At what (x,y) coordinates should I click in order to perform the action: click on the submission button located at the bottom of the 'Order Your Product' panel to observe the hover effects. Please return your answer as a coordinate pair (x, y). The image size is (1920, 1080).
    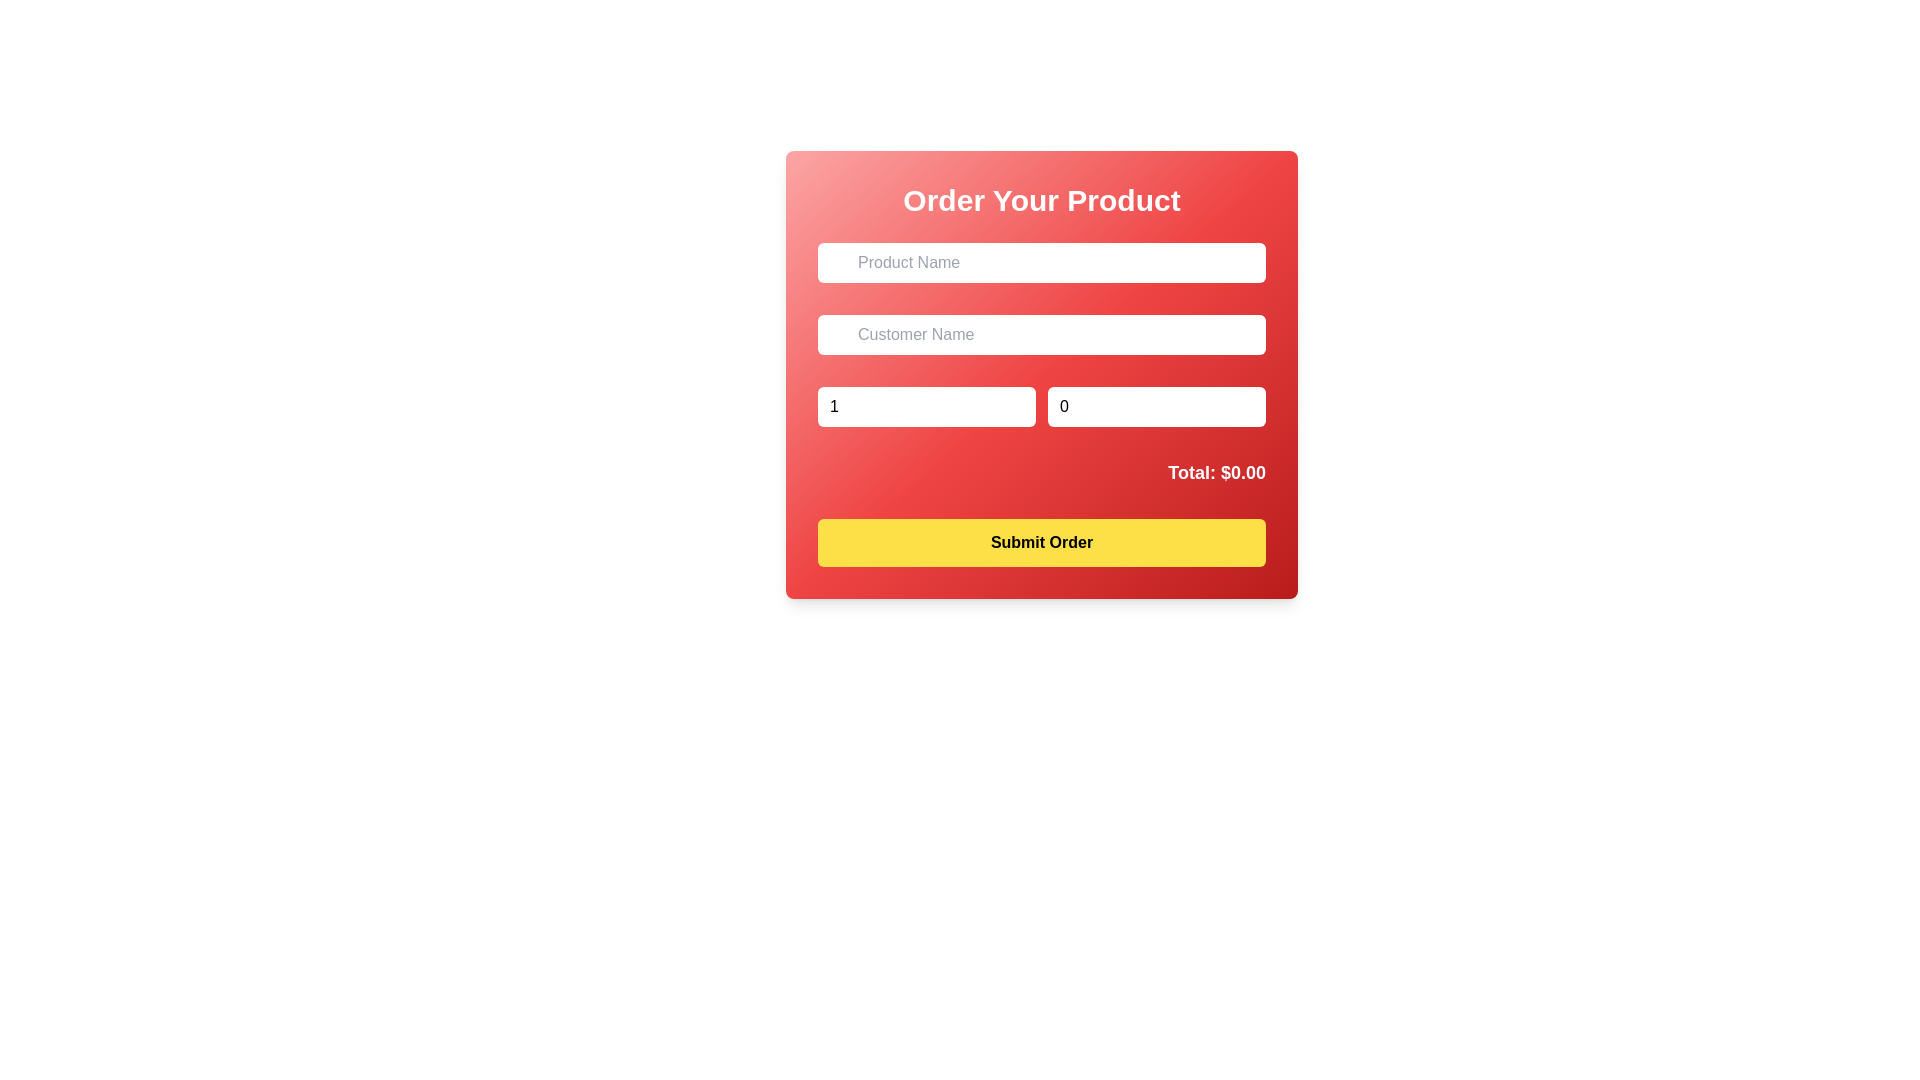
    Looking at the image, I should click on (1040, 543).